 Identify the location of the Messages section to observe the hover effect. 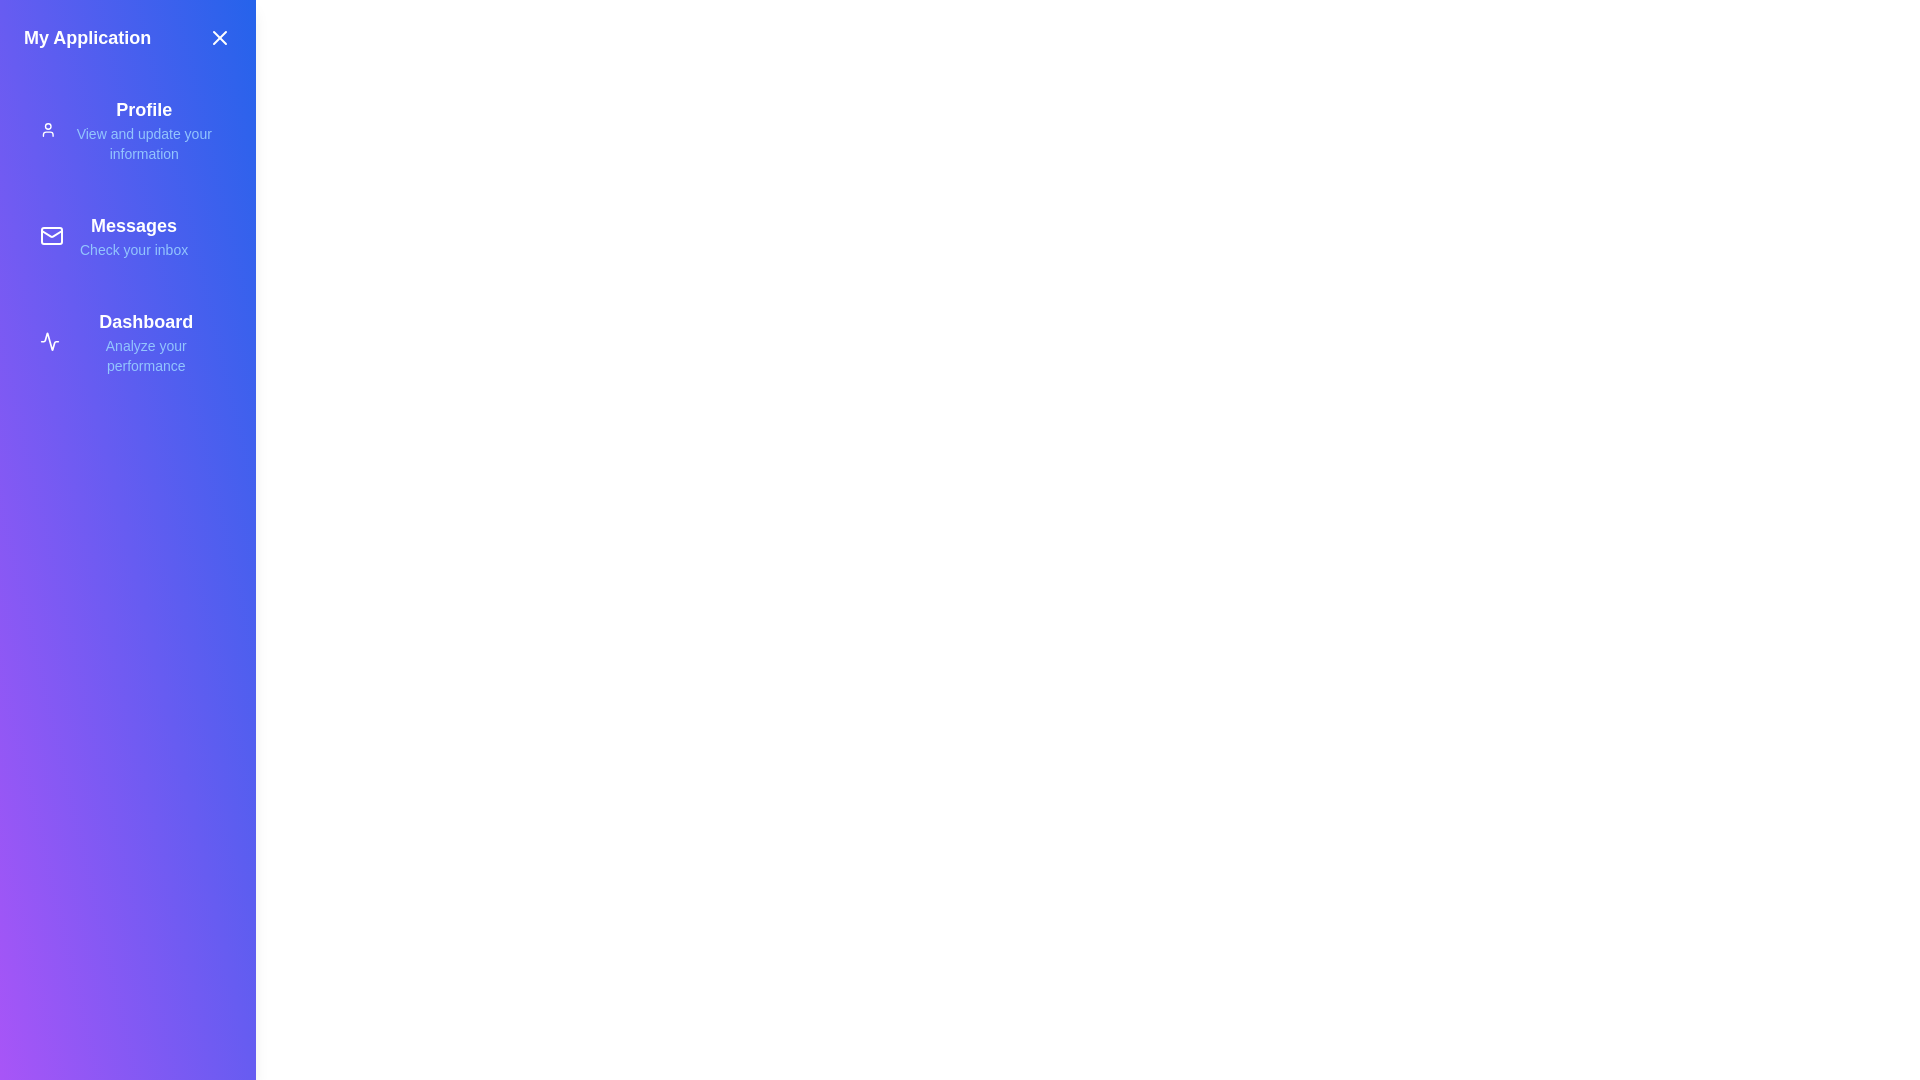
(127, 234).